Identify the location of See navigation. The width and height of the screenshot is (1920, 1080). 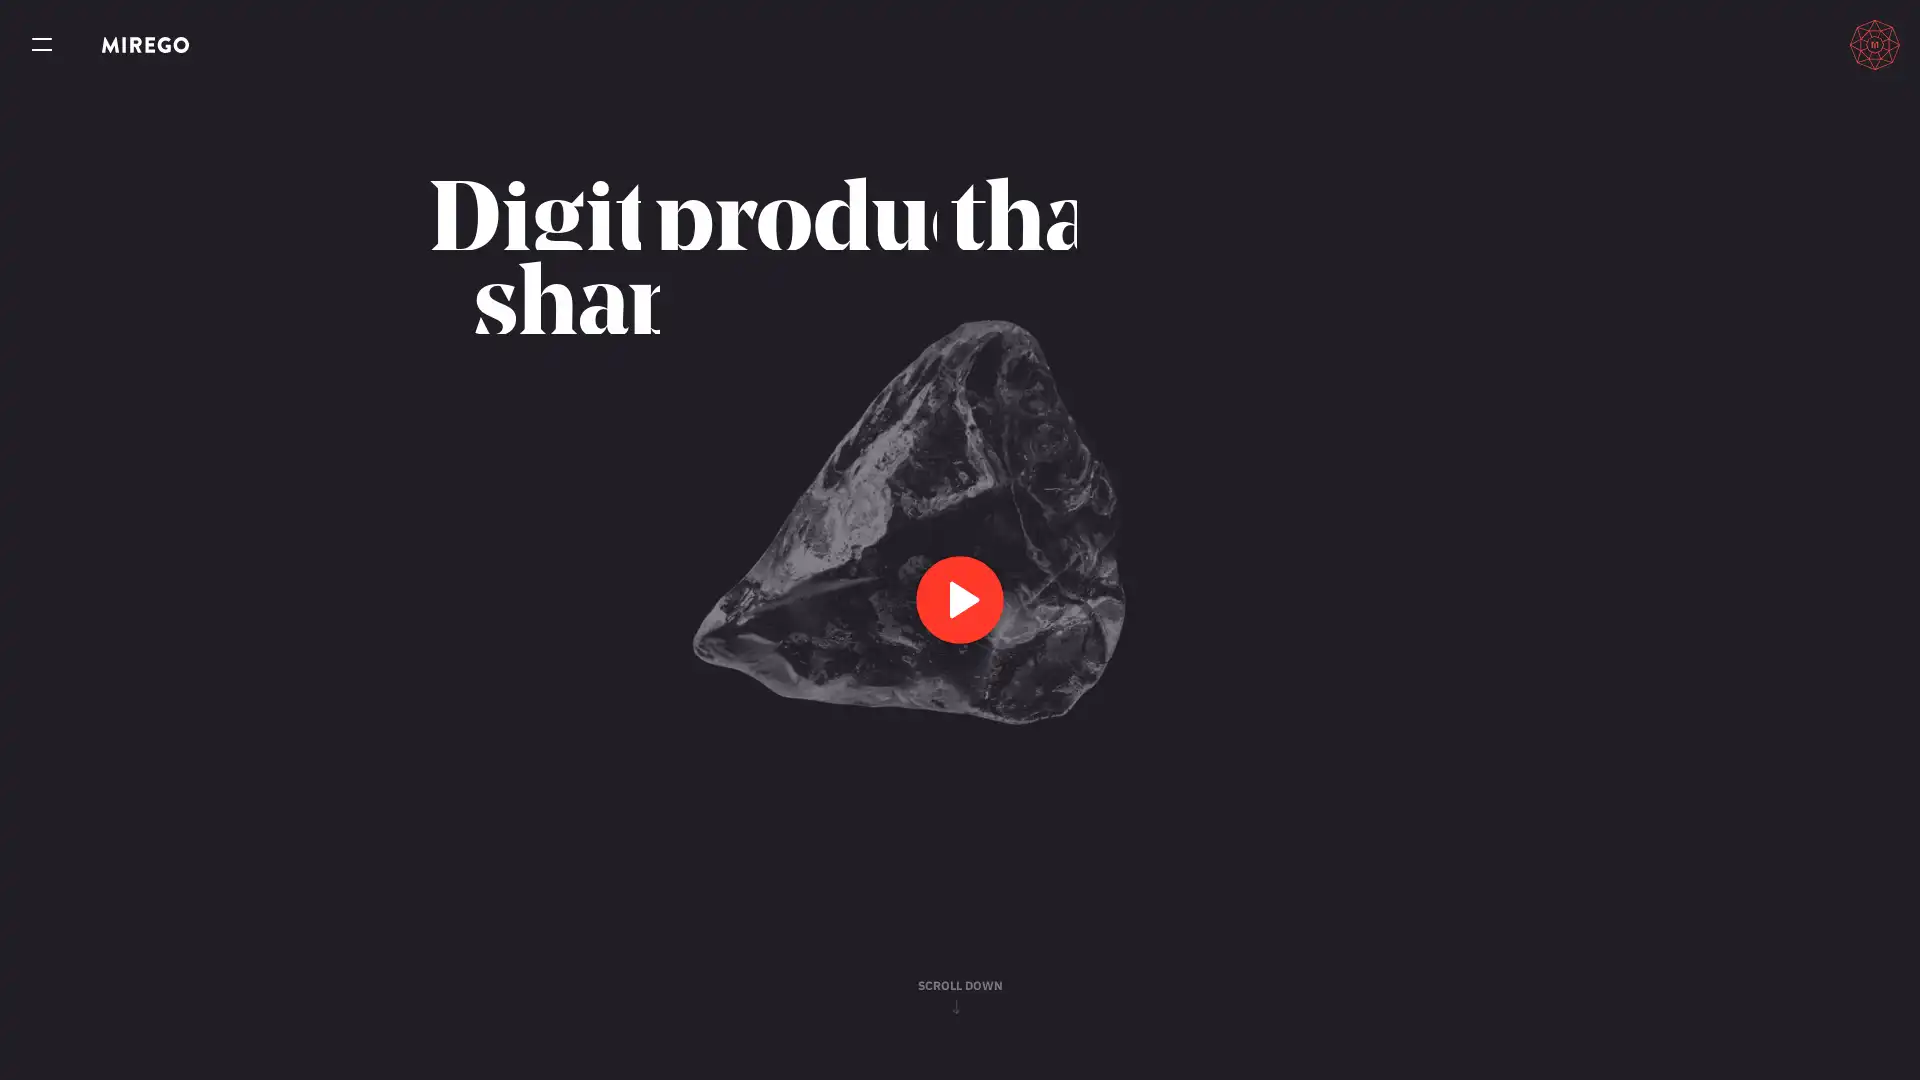
(42, 45).